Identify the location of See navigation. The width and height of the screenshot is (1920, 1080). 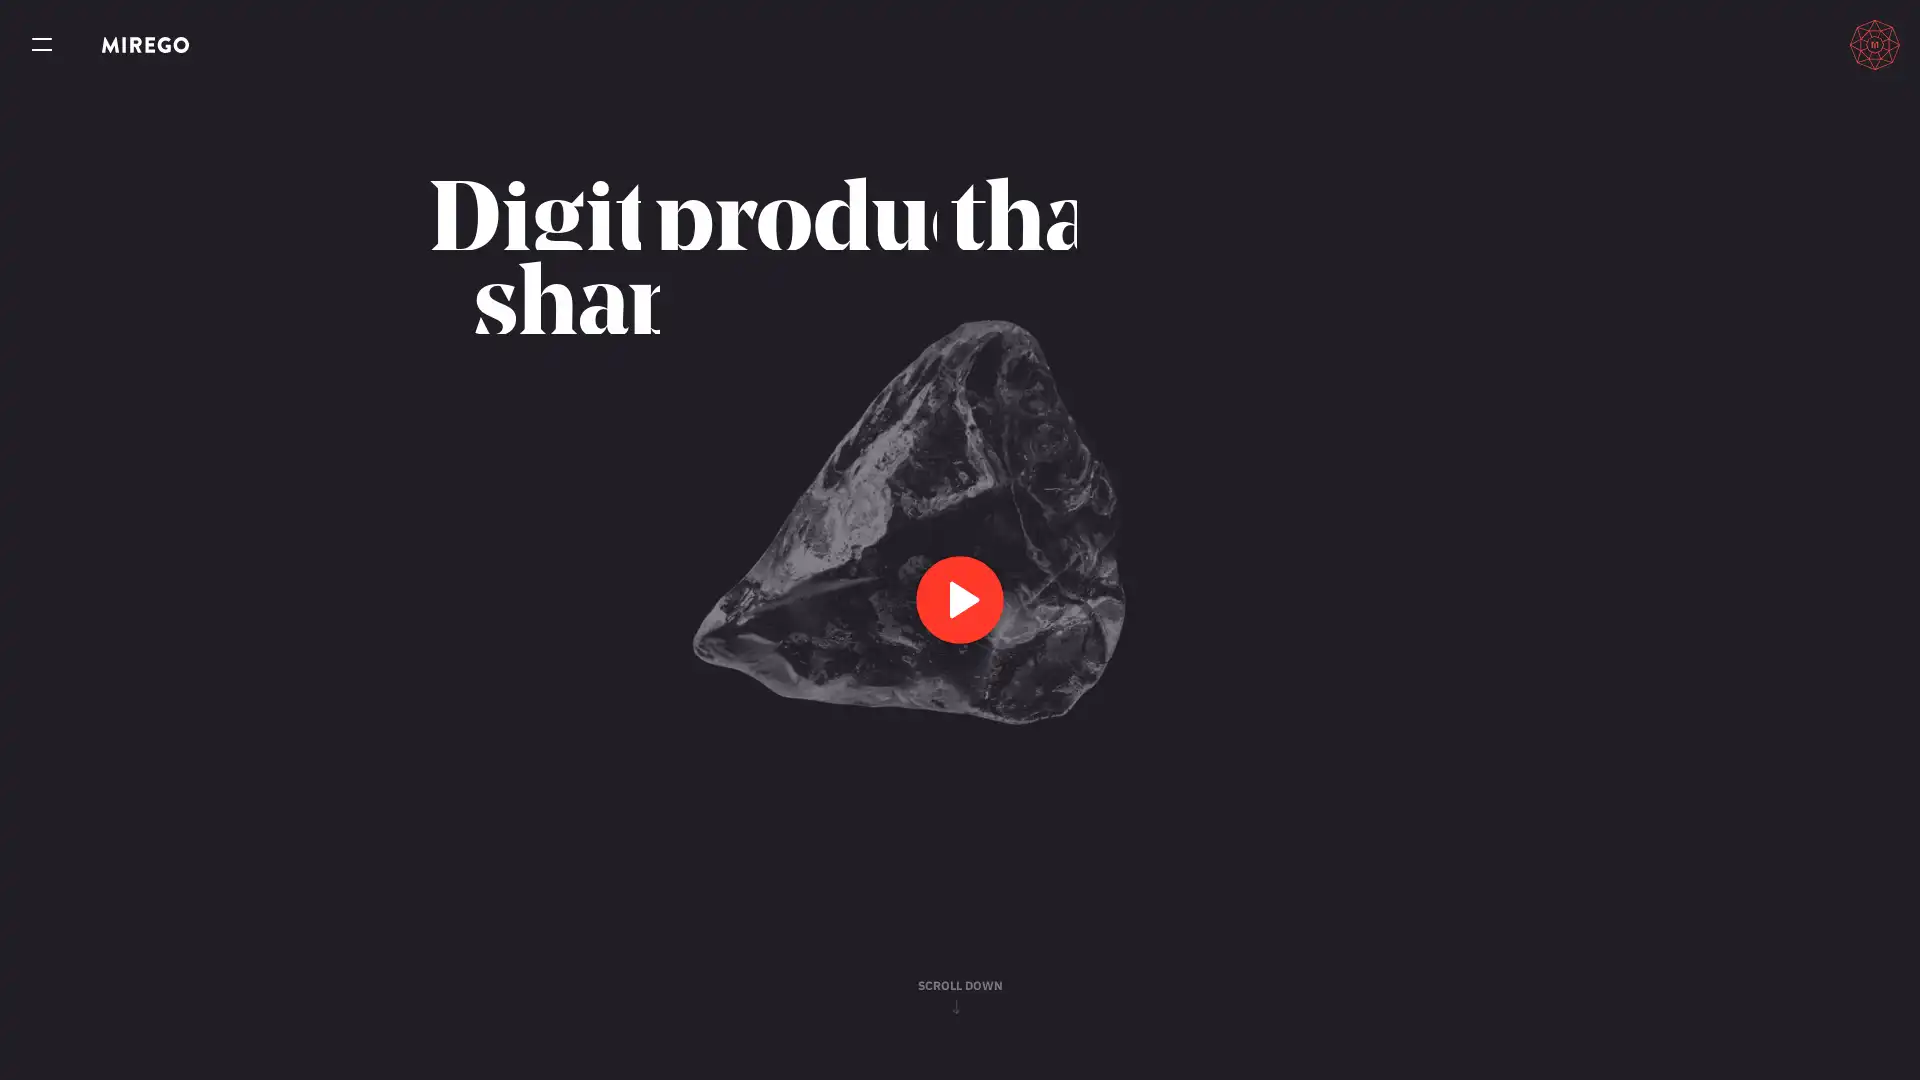
(42, 45).